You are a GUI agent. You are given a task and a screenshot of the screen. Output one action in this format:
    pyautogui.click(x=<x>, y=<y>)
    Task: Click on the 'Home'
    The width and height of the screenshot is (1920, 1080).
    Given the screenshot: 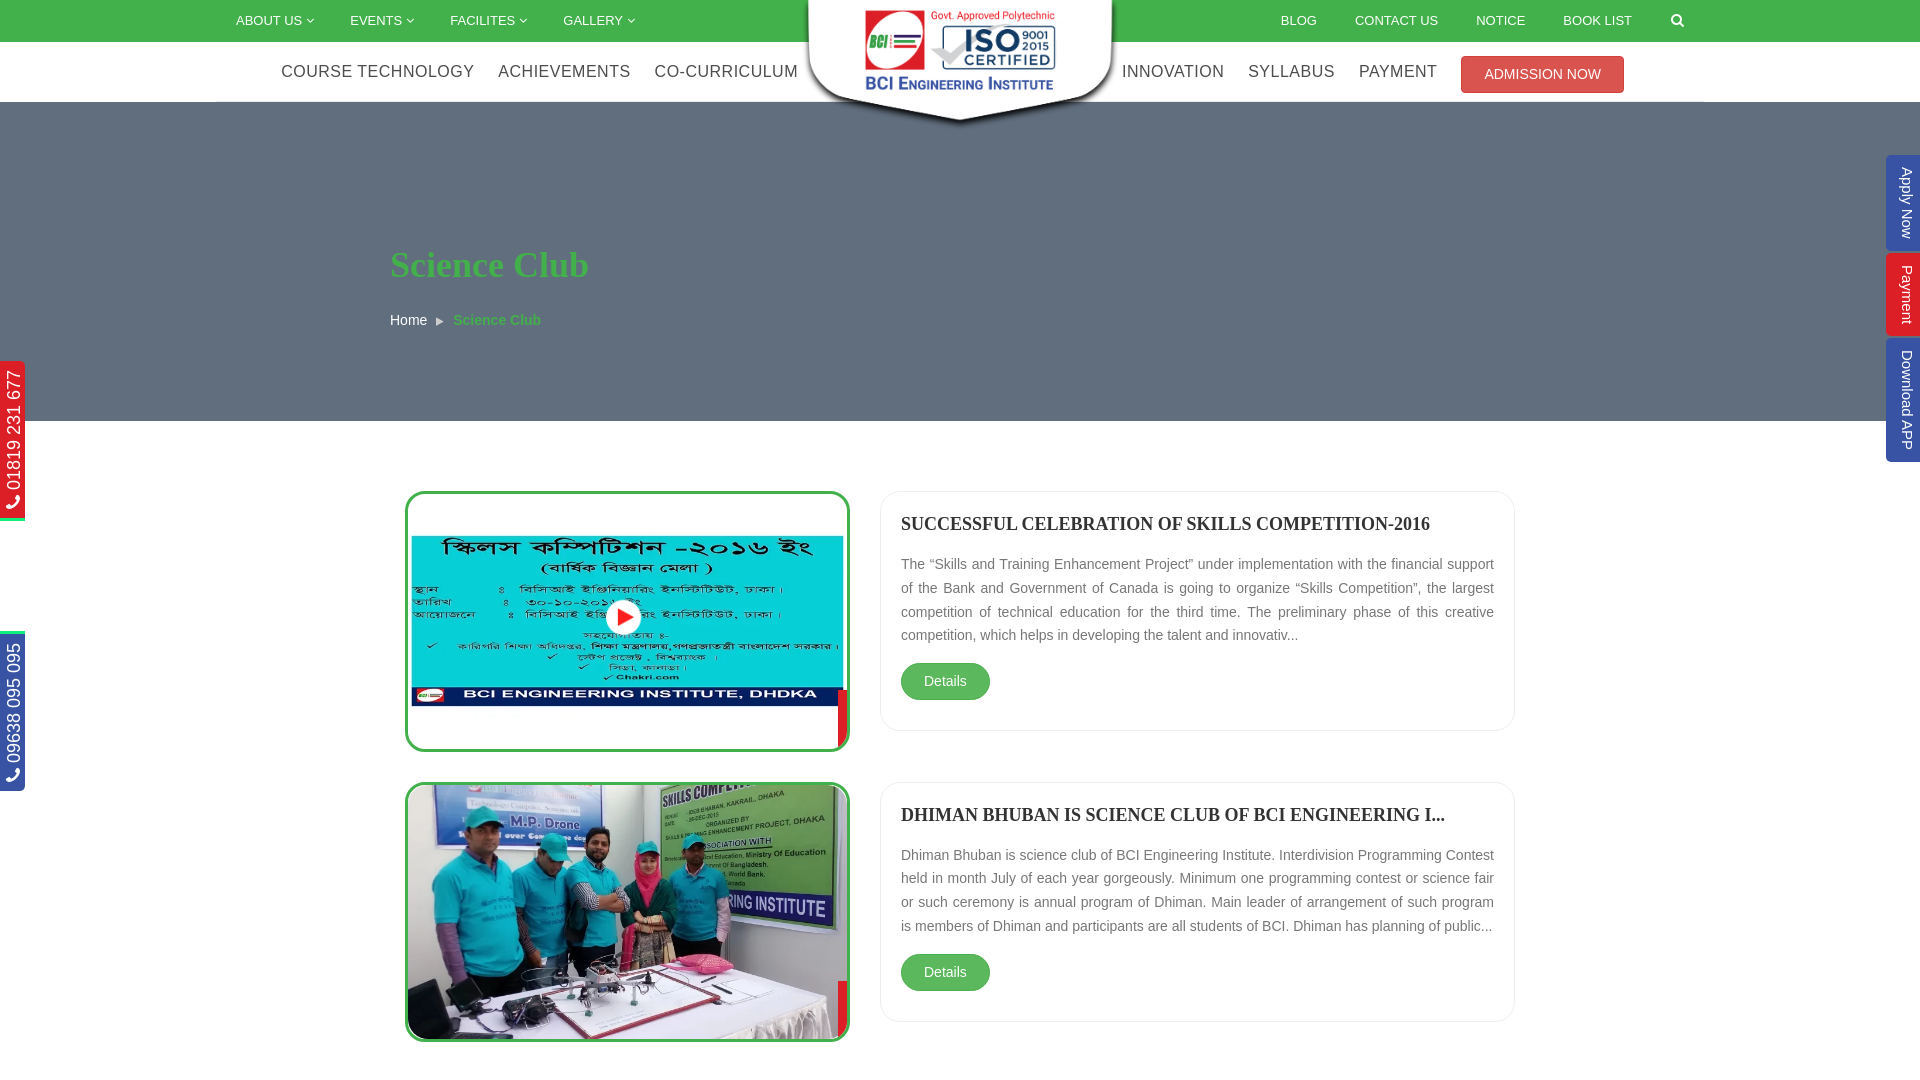 What is the action you would take?
    pyautogui.click(x=407, y=319)
    